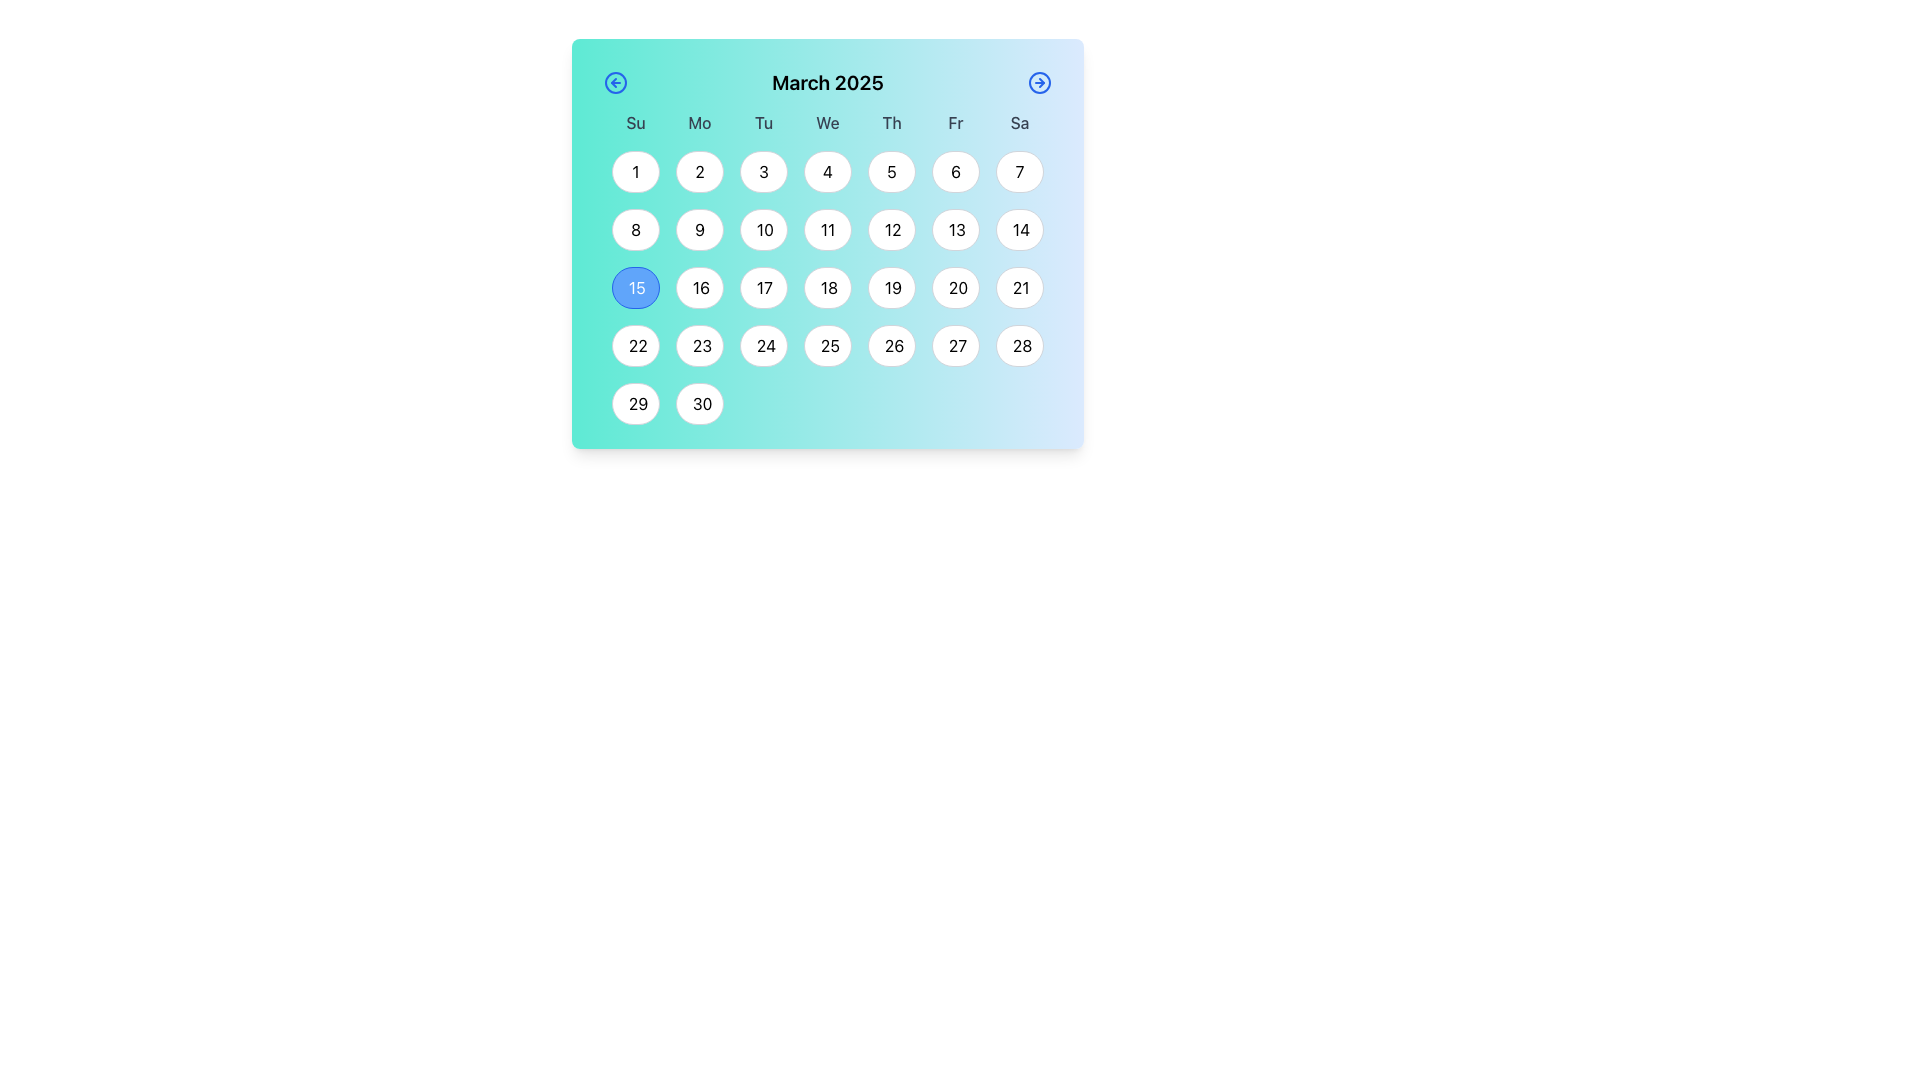 This screenshot has height=1080, width=1920. I want to click on the first day button in the calendar view, located under the 'Su' header, so click(634, 171).